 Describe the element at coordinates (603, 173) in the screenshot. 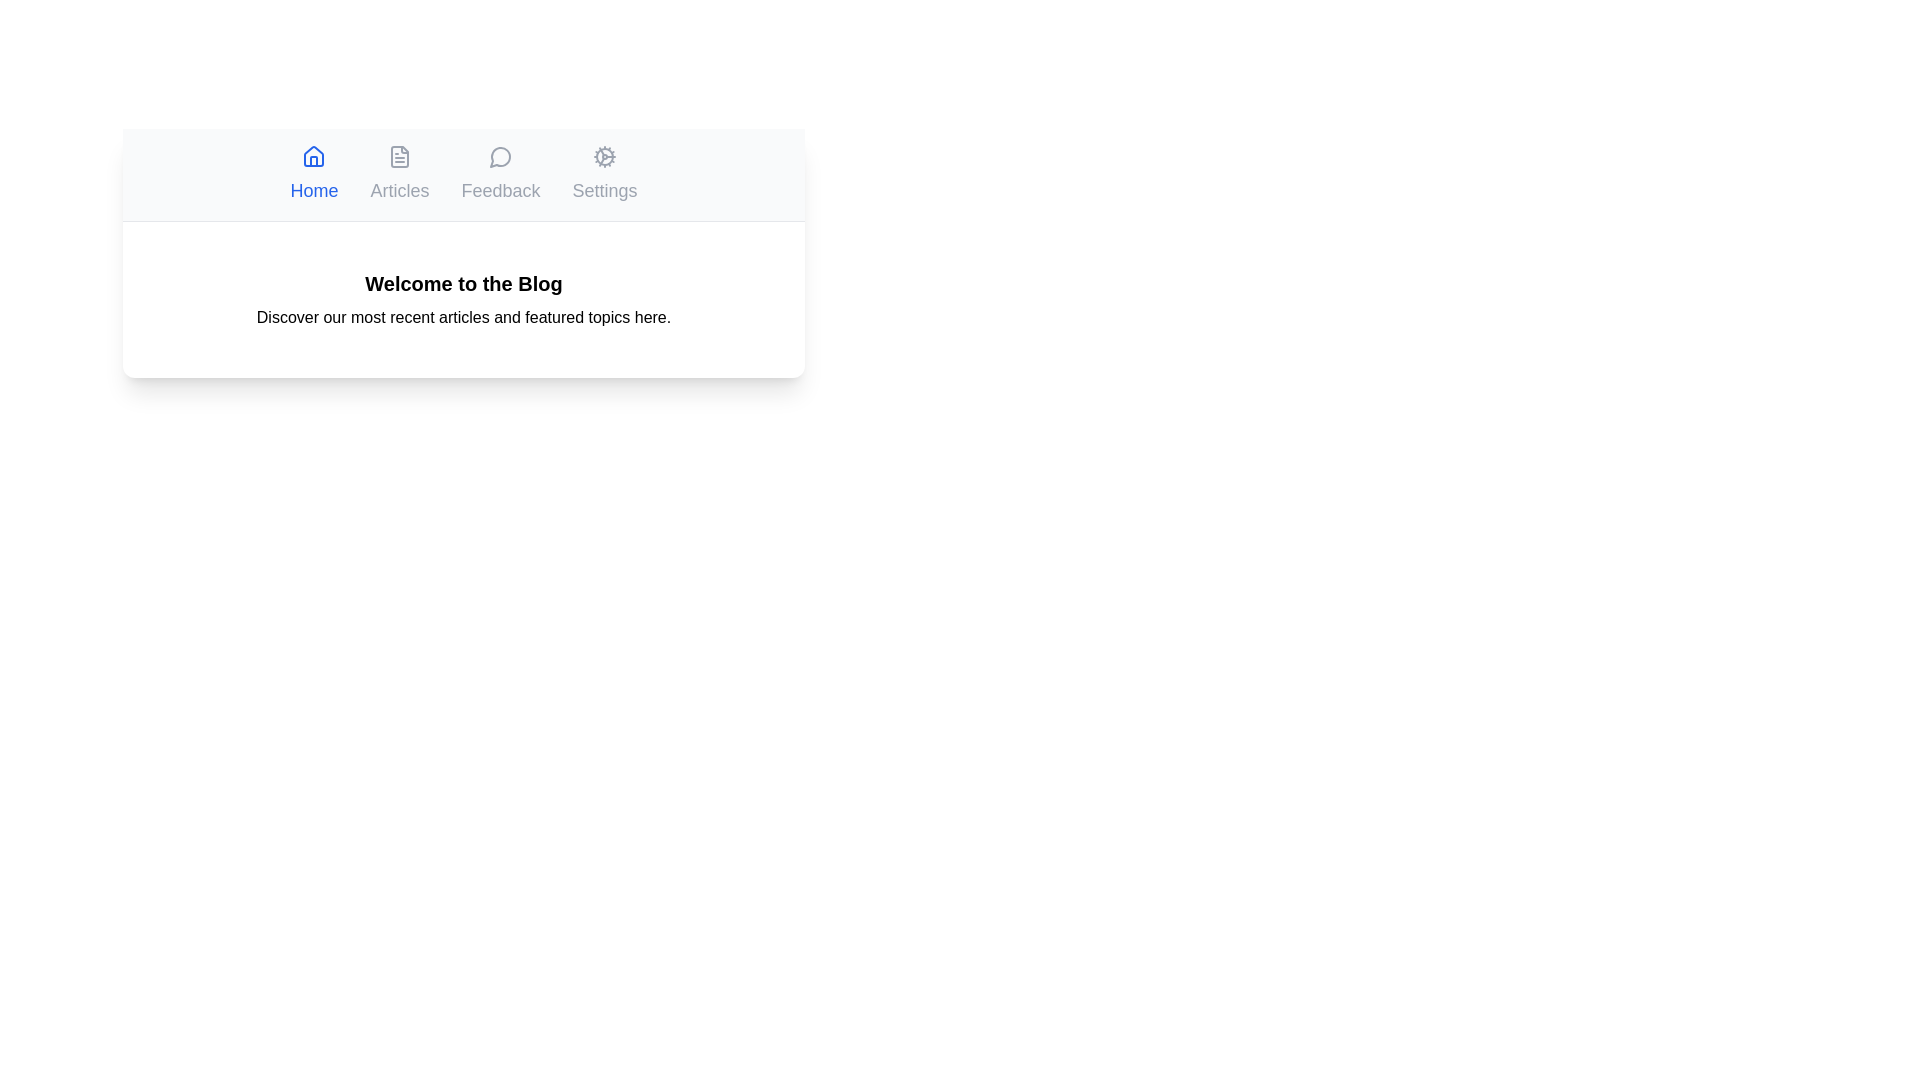

I see `the tab labeled Settings to observe its hover effect` at that location.